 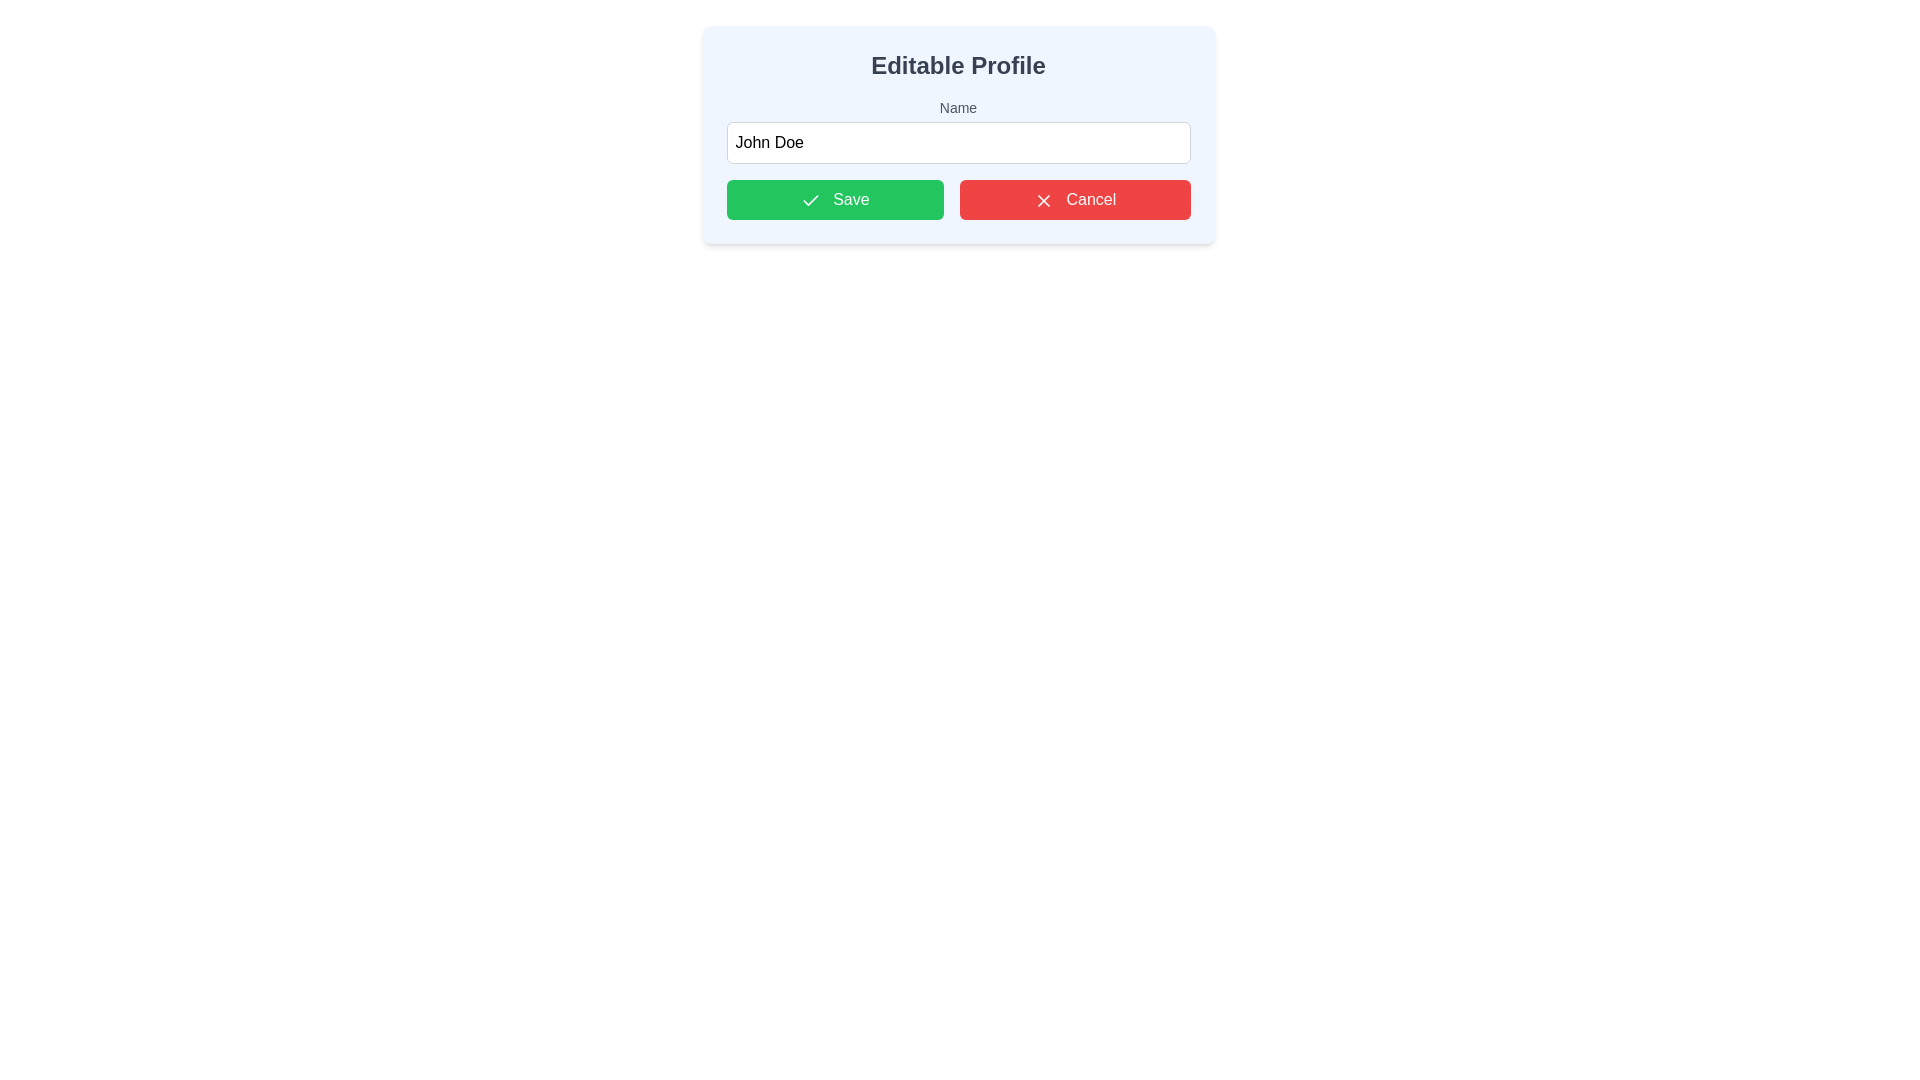 I want to click on the leftmost button in the horizontal group below the 'Name' text input field, so click(x=835, y=200).